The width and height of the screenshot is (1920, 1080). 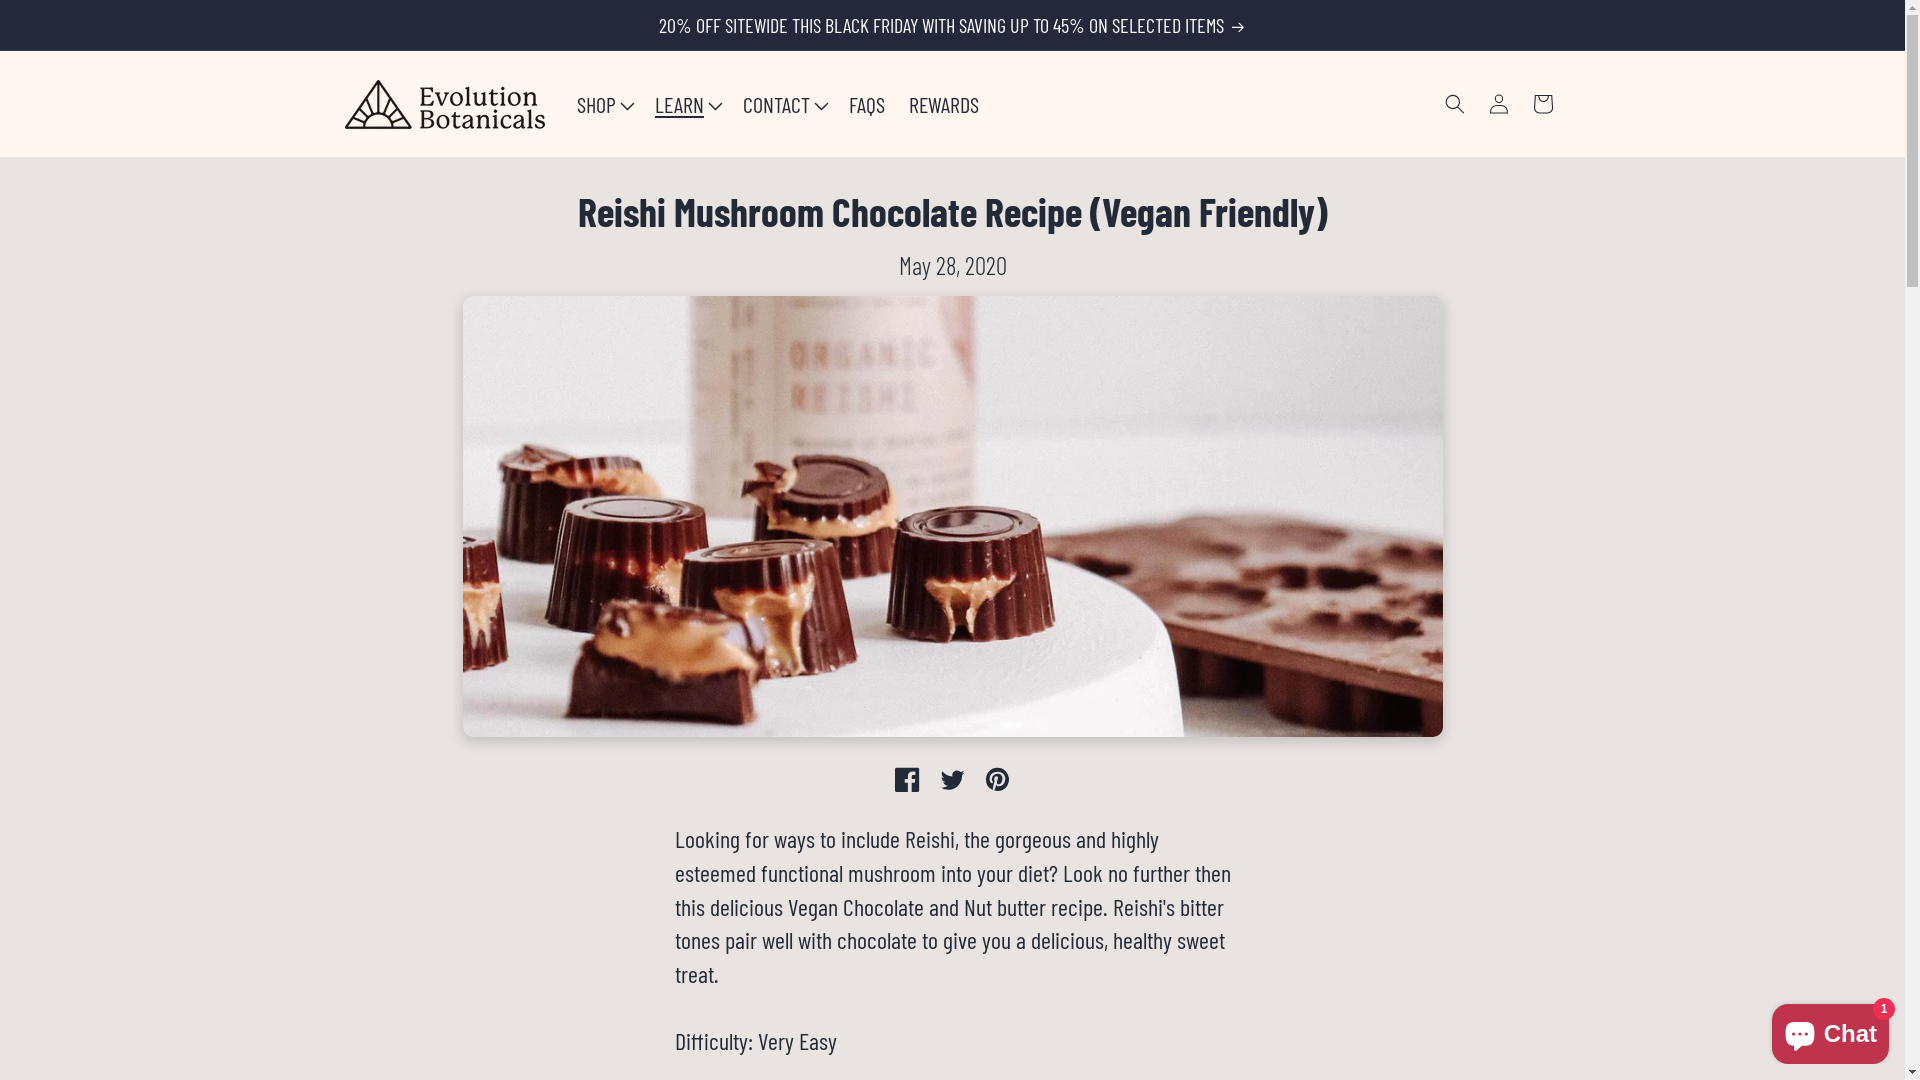 I want to click on 'Log in', so click(x=1497, y=104).